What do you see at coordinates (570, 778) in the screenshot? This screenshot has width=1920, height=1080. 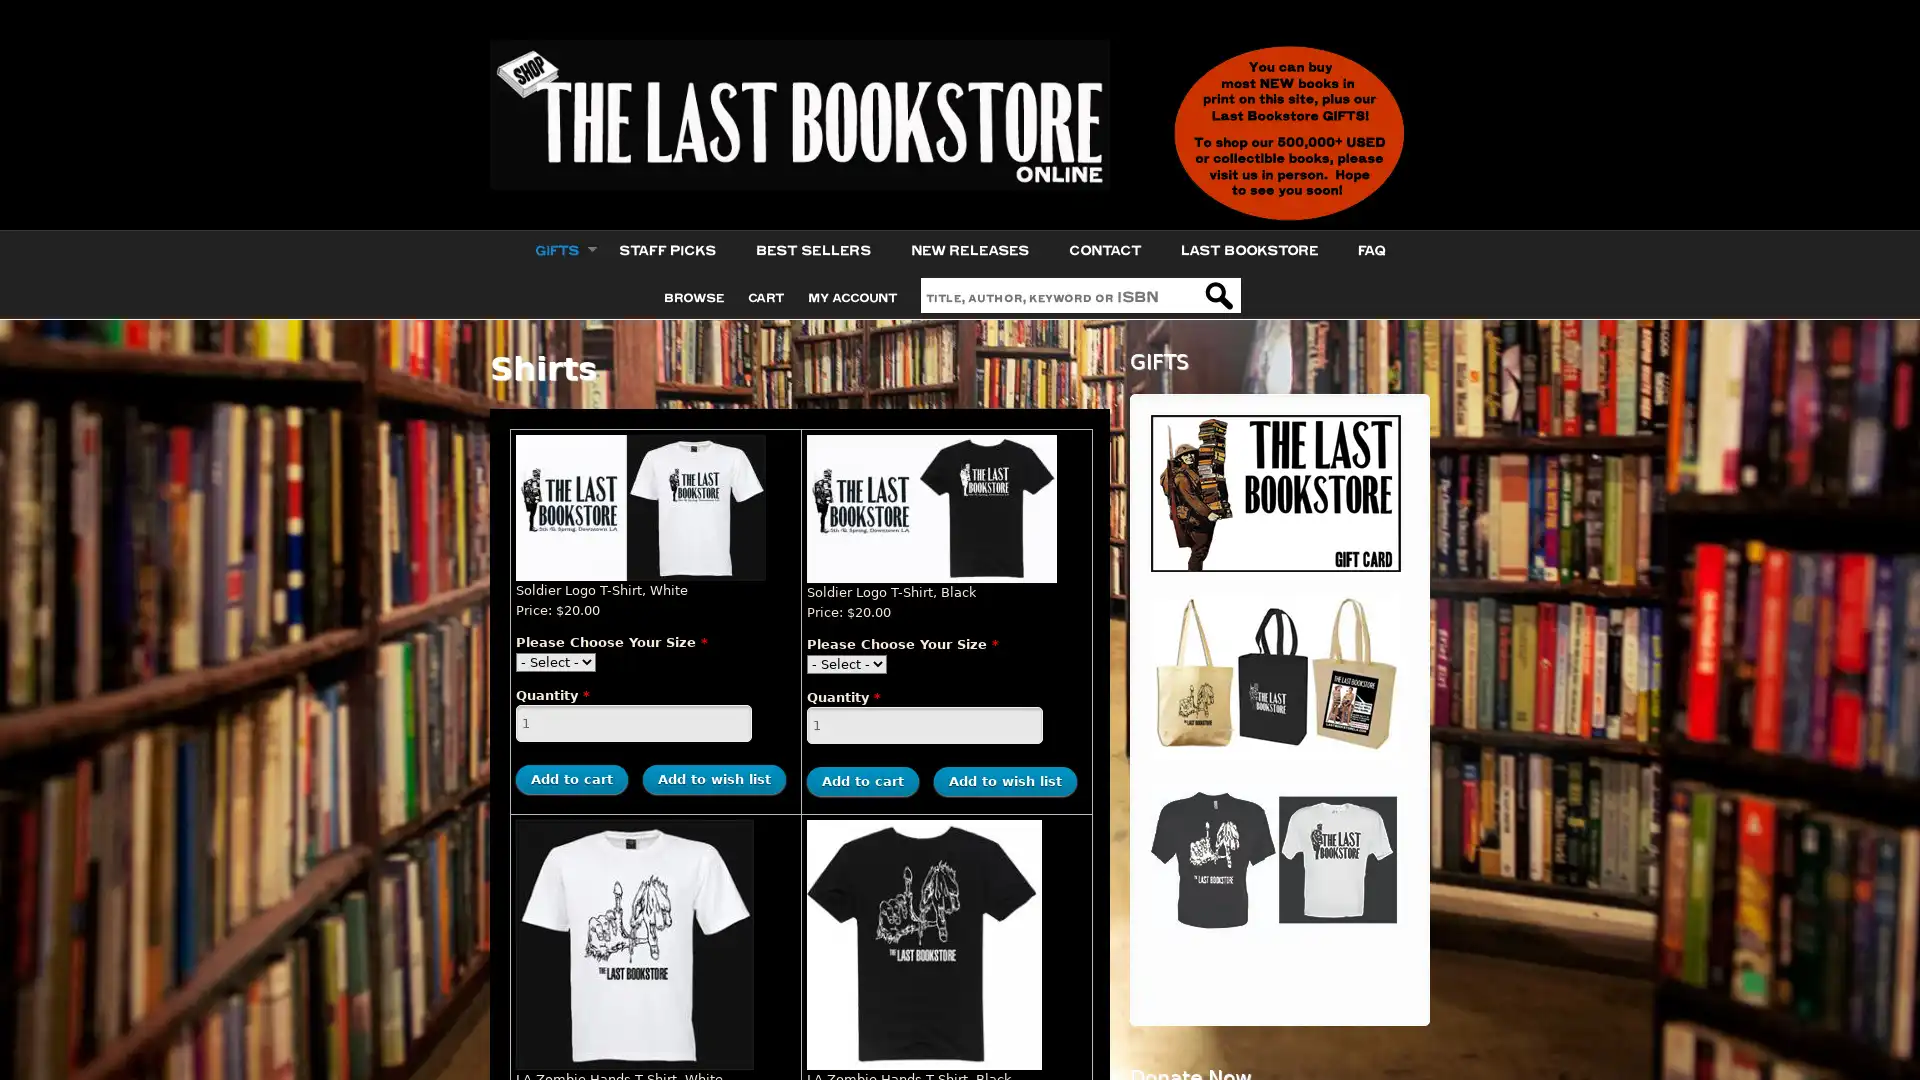 I see `Add to cart` at bounding box center [570, 778].